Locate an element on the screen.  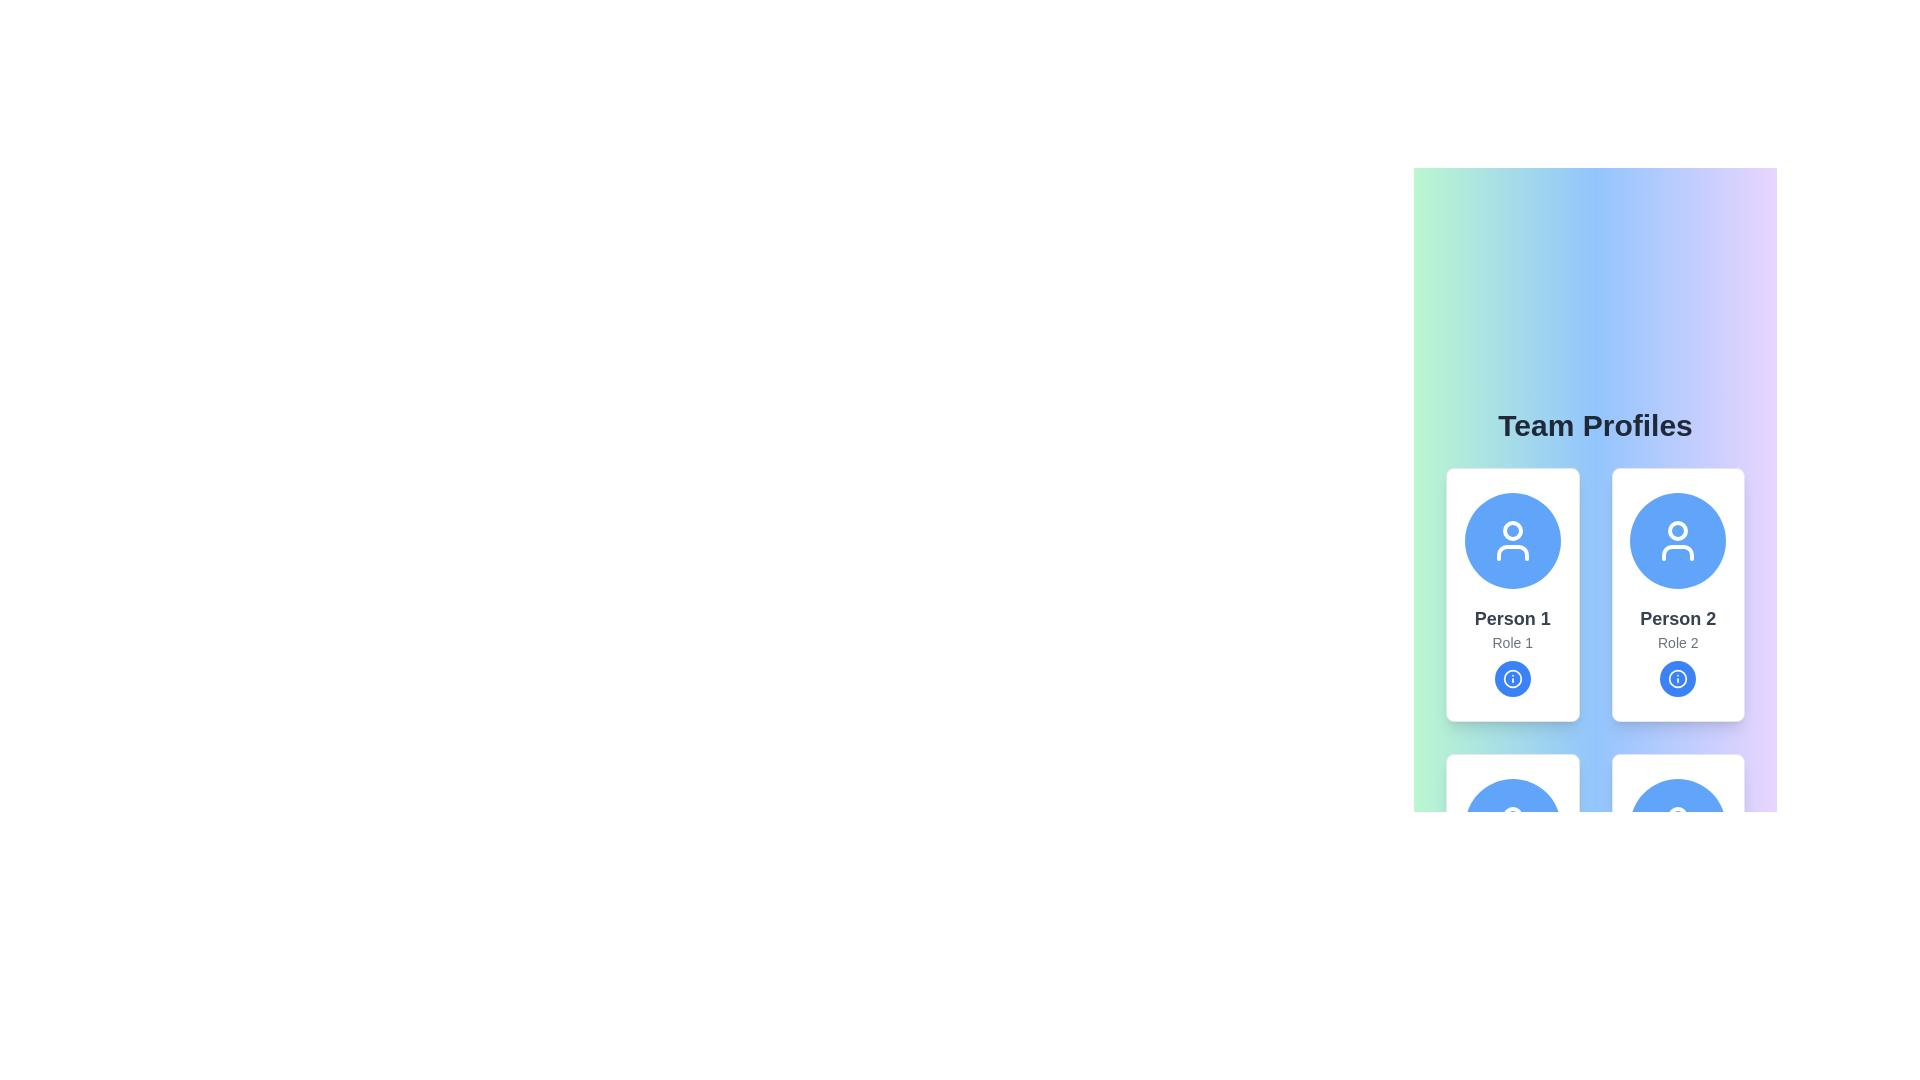
the small circular shape representing the head in the user profile icon located in the upper-right card under the 'Team Profiles' header is located at coordinates (1678, 530).